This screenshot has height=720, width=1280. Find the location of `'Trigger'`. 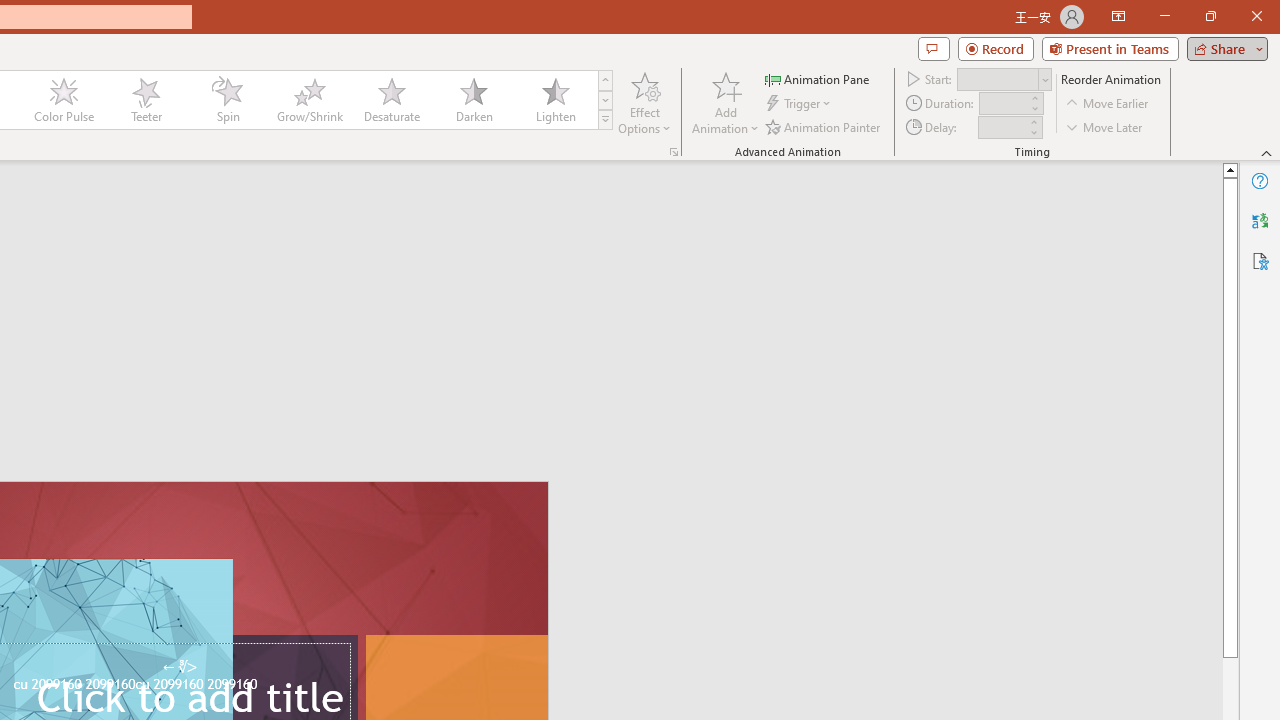

'Trigger' is located at coordinates (800, 103).